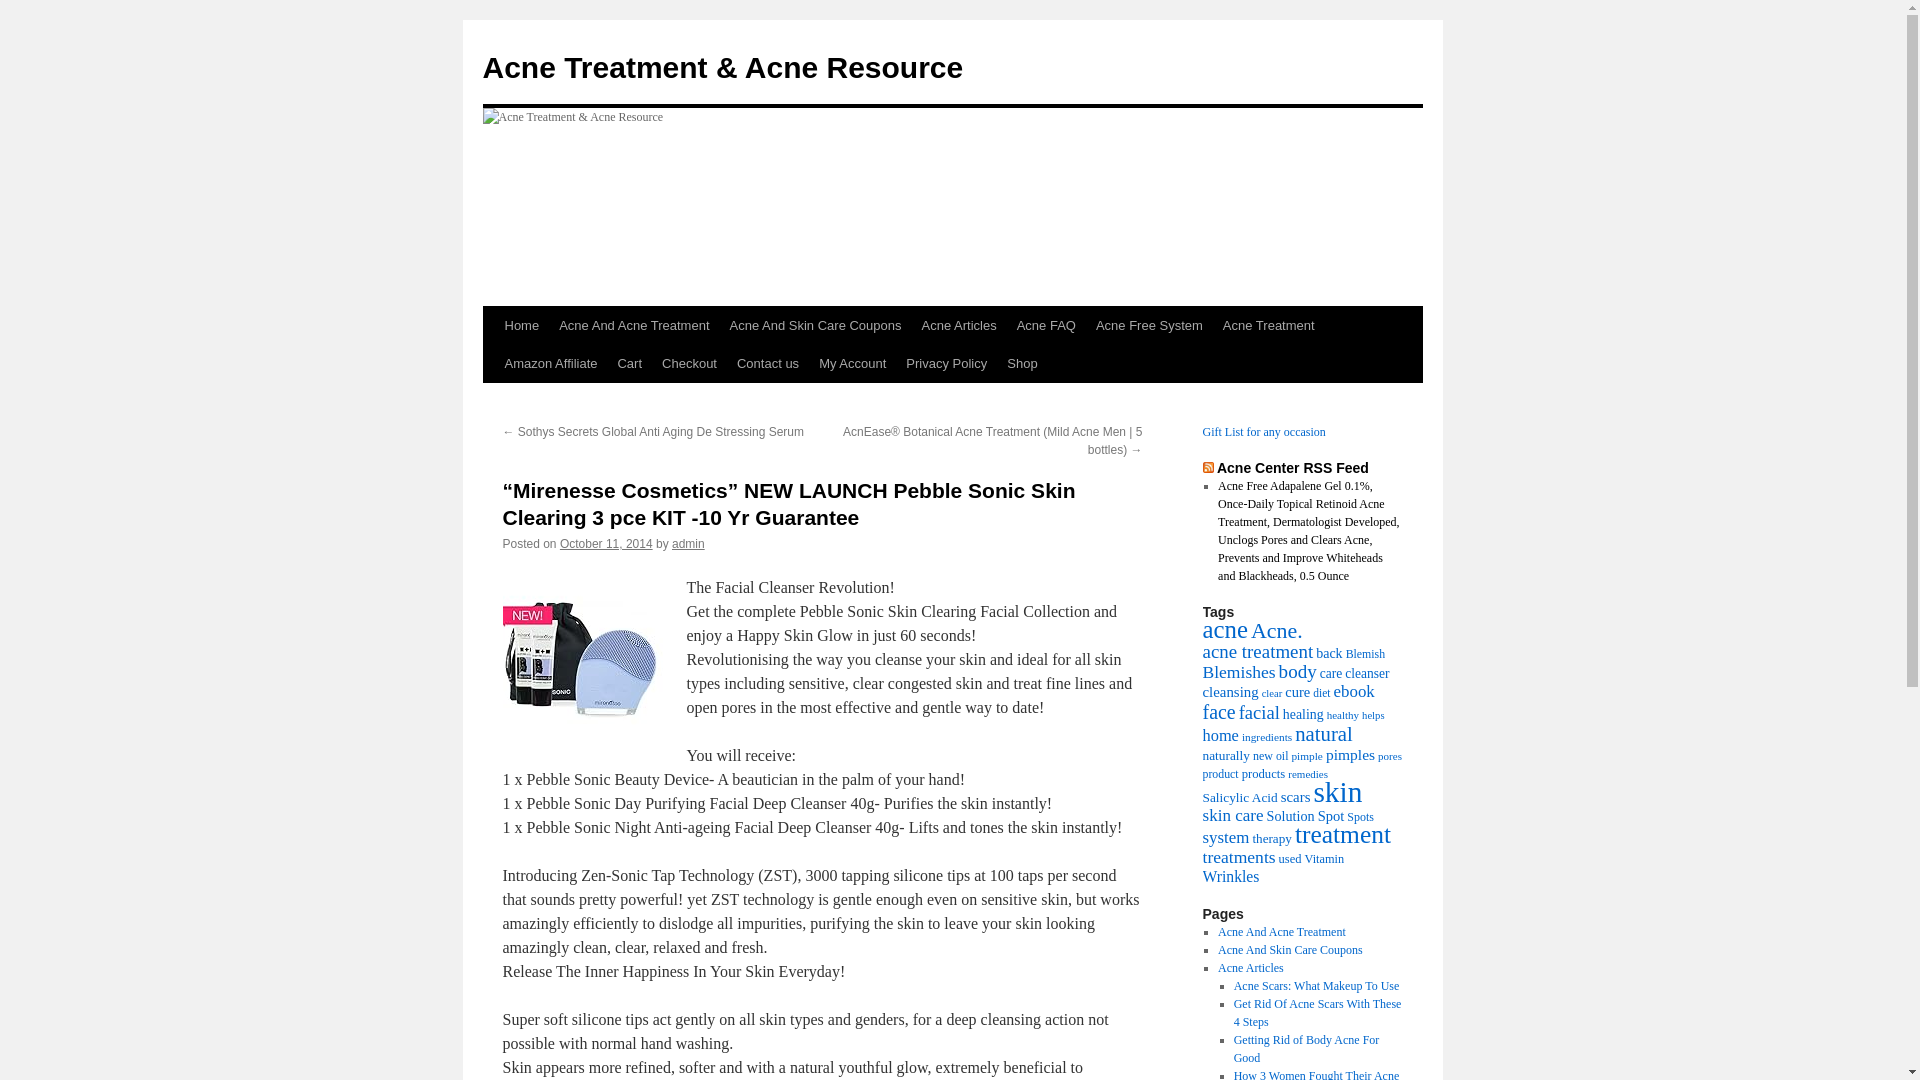 This screenshot has height=1080, width=1920. Describe the element at coordinates (1271, 692) in the screenshot. I see `'clear'` at that location.